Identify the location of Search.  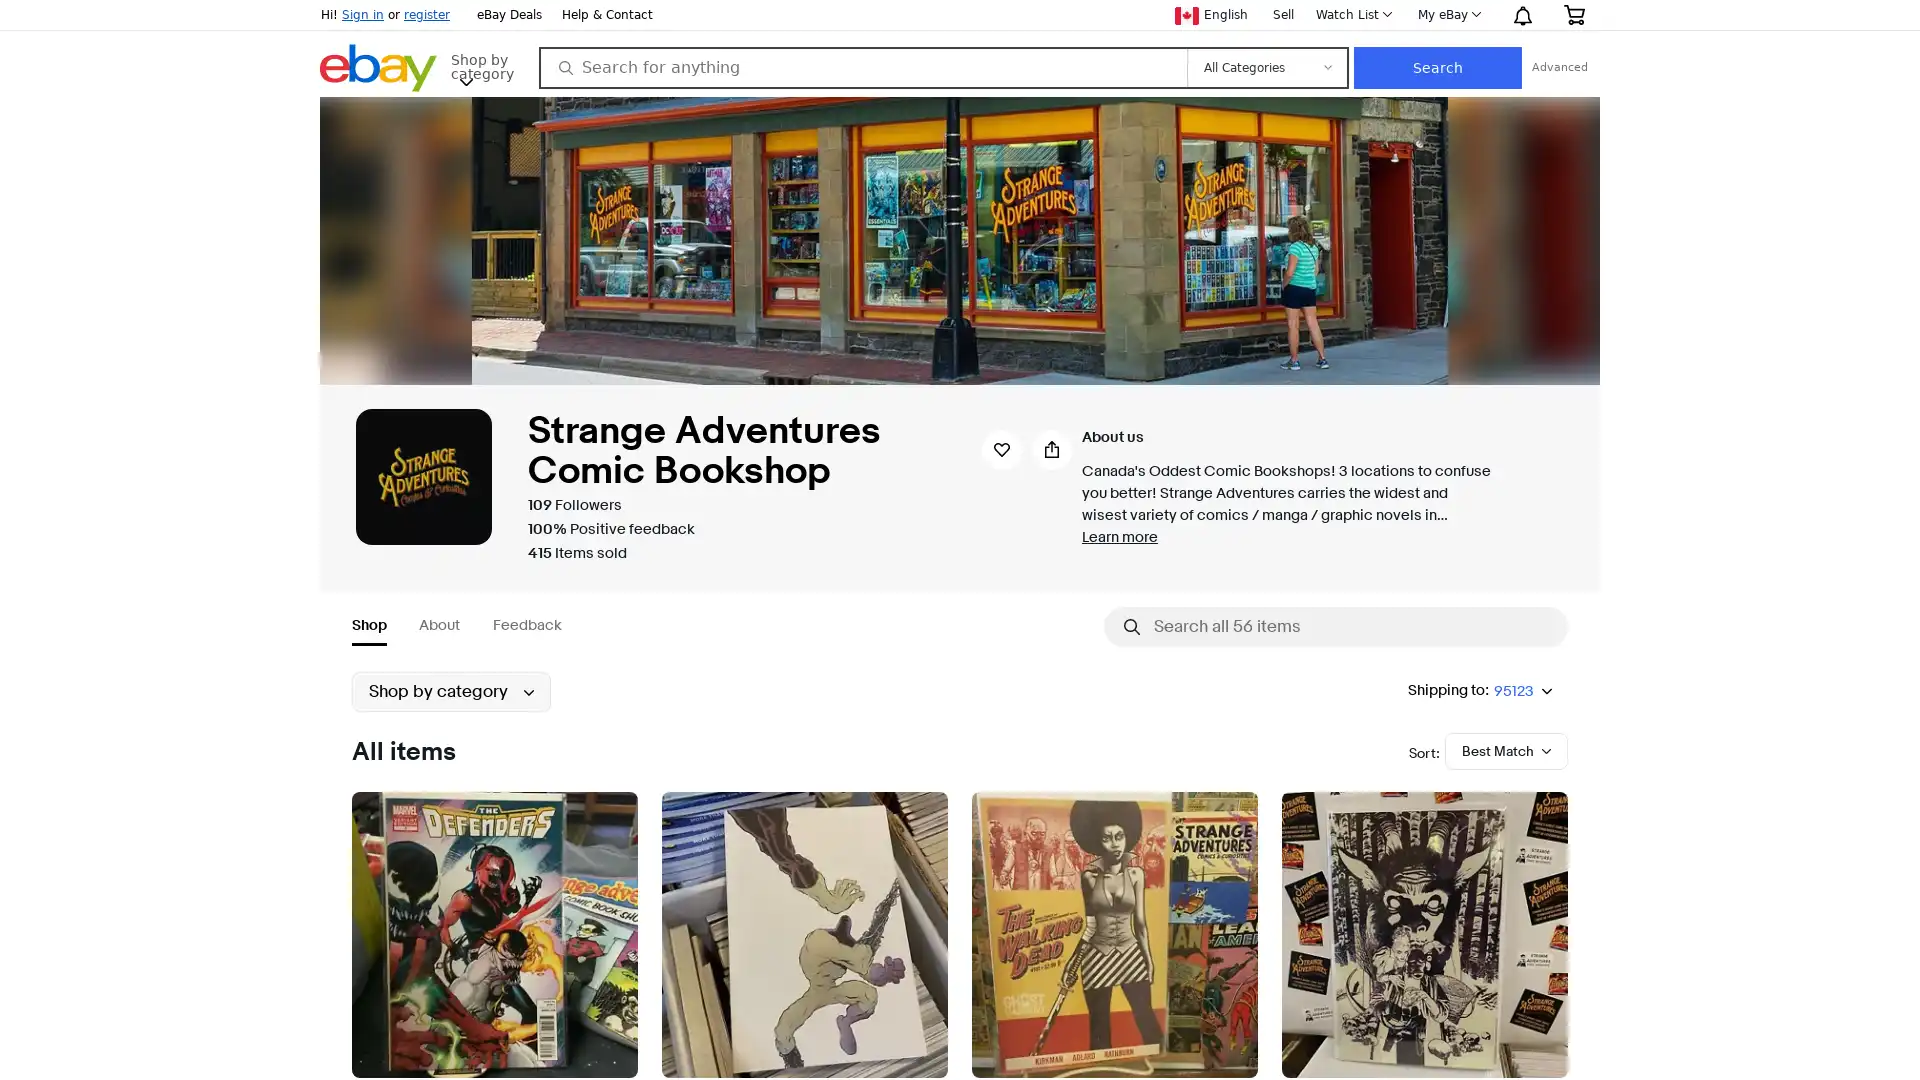
(1437, 67).